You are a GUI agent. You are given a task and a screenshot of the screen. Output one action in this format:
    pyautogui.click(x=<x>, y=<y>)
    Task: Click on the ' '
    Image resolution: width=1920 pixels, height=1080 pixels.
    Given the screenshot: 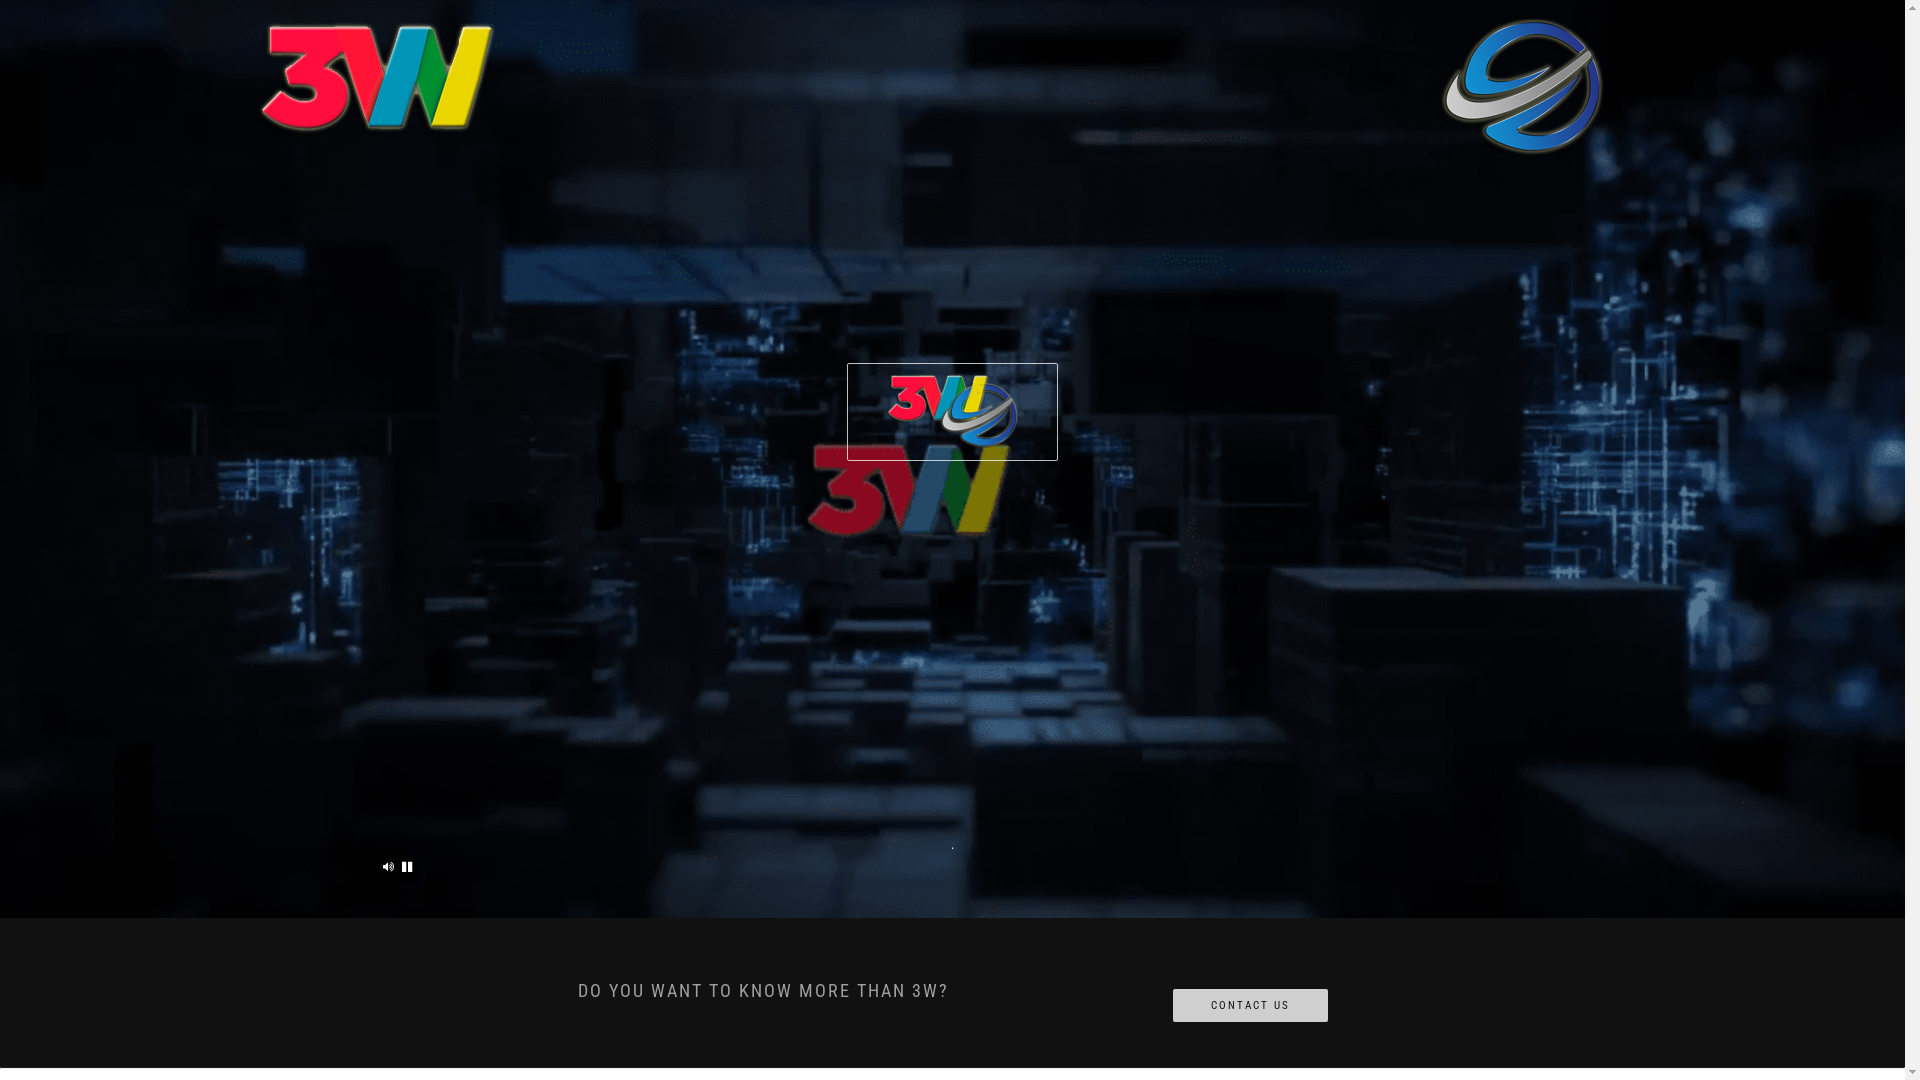 What is the action you would take?
    pyautogui.click(x=388, y=866)
    